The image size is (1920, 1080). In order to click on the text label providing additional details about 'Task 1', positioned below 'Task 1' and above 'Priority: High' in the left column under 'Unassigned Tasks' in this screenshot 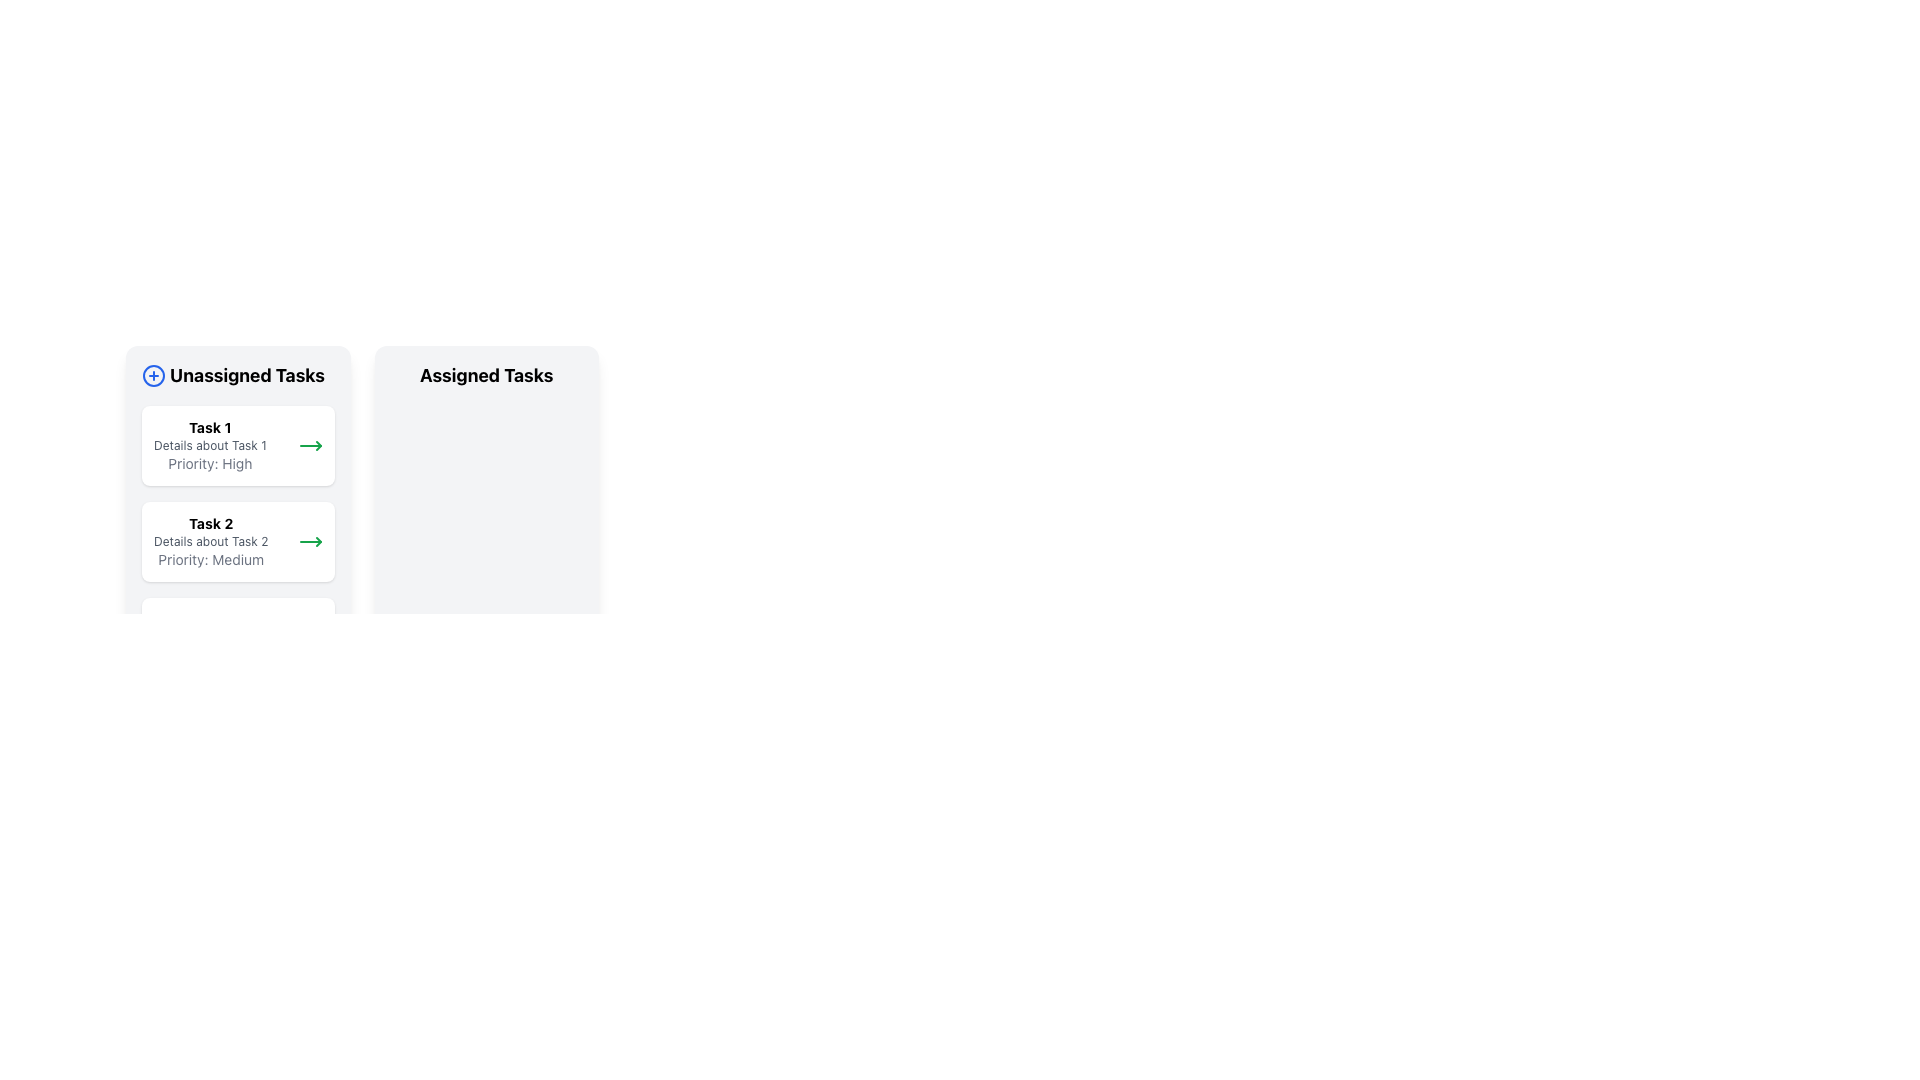, I will do `click(210, 445)`.